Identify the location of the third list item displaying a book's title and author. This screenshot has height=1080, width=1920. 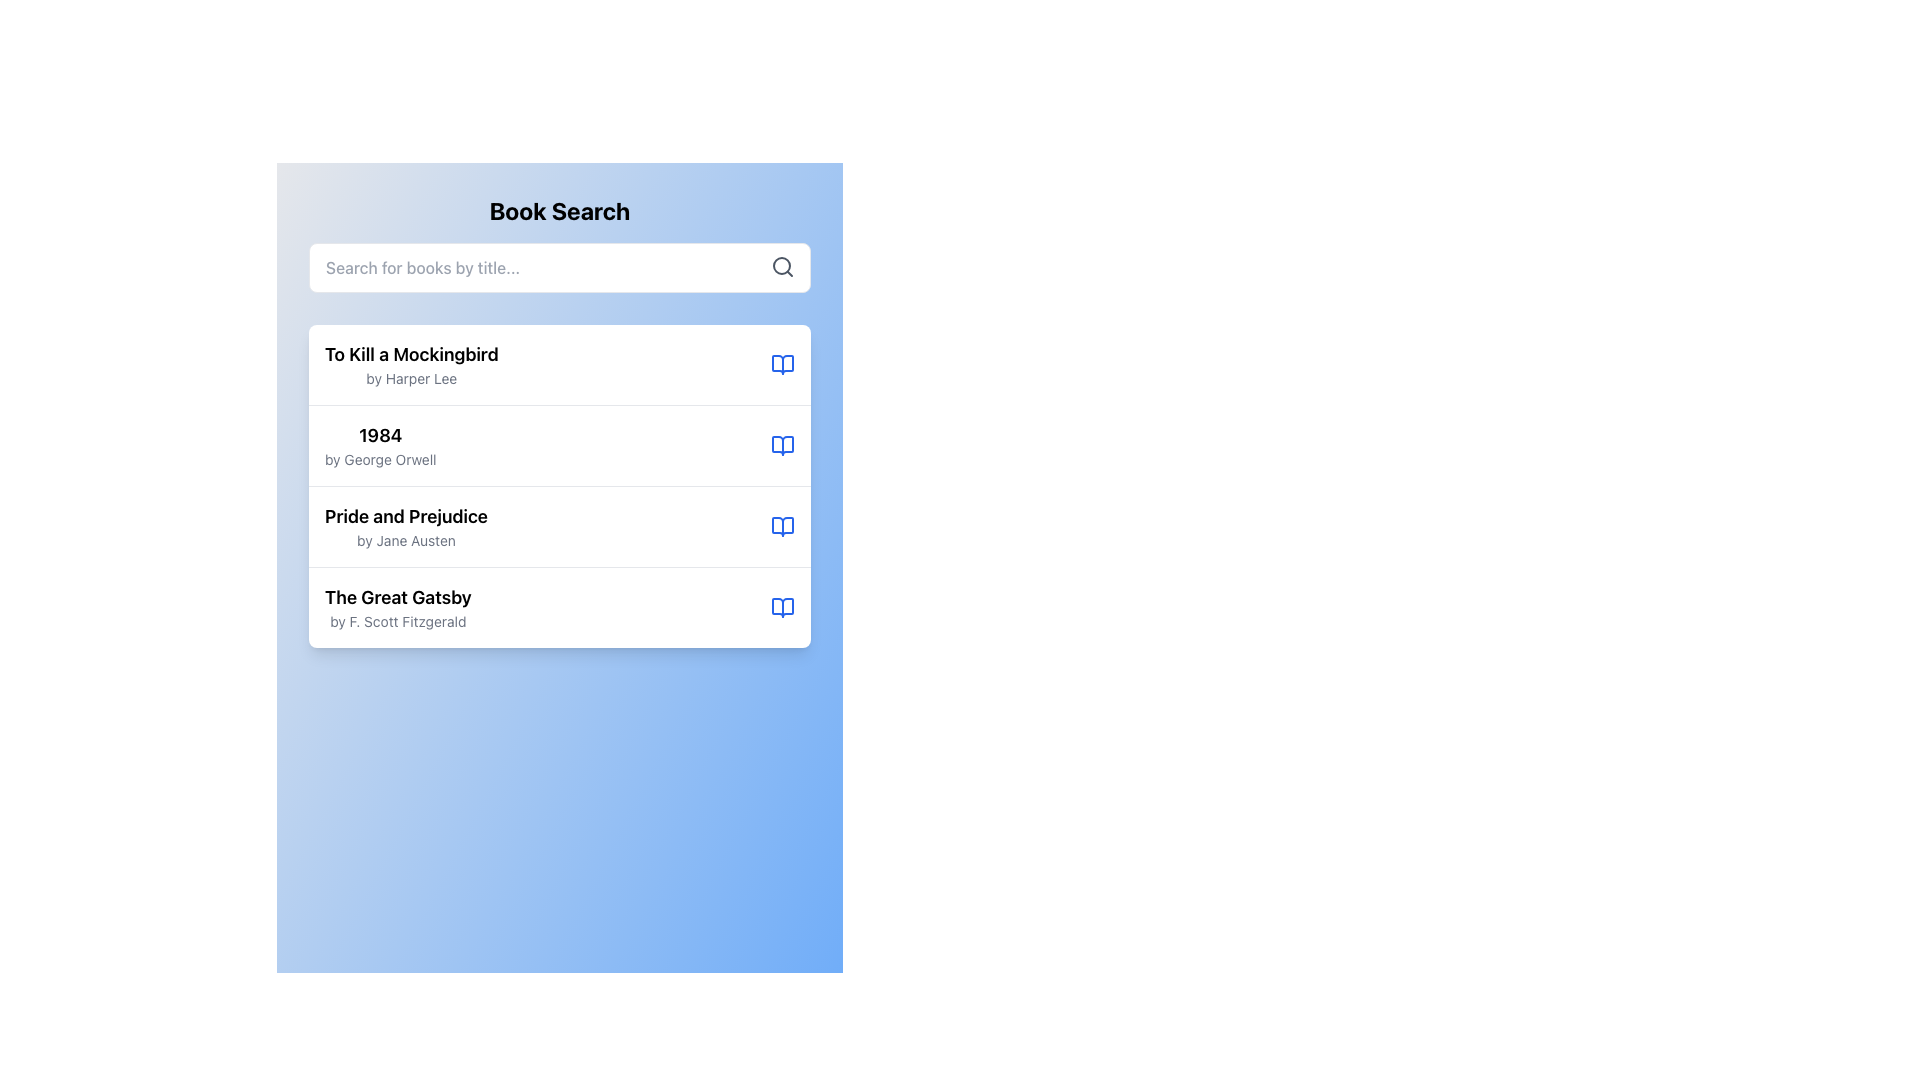
(560, 524).